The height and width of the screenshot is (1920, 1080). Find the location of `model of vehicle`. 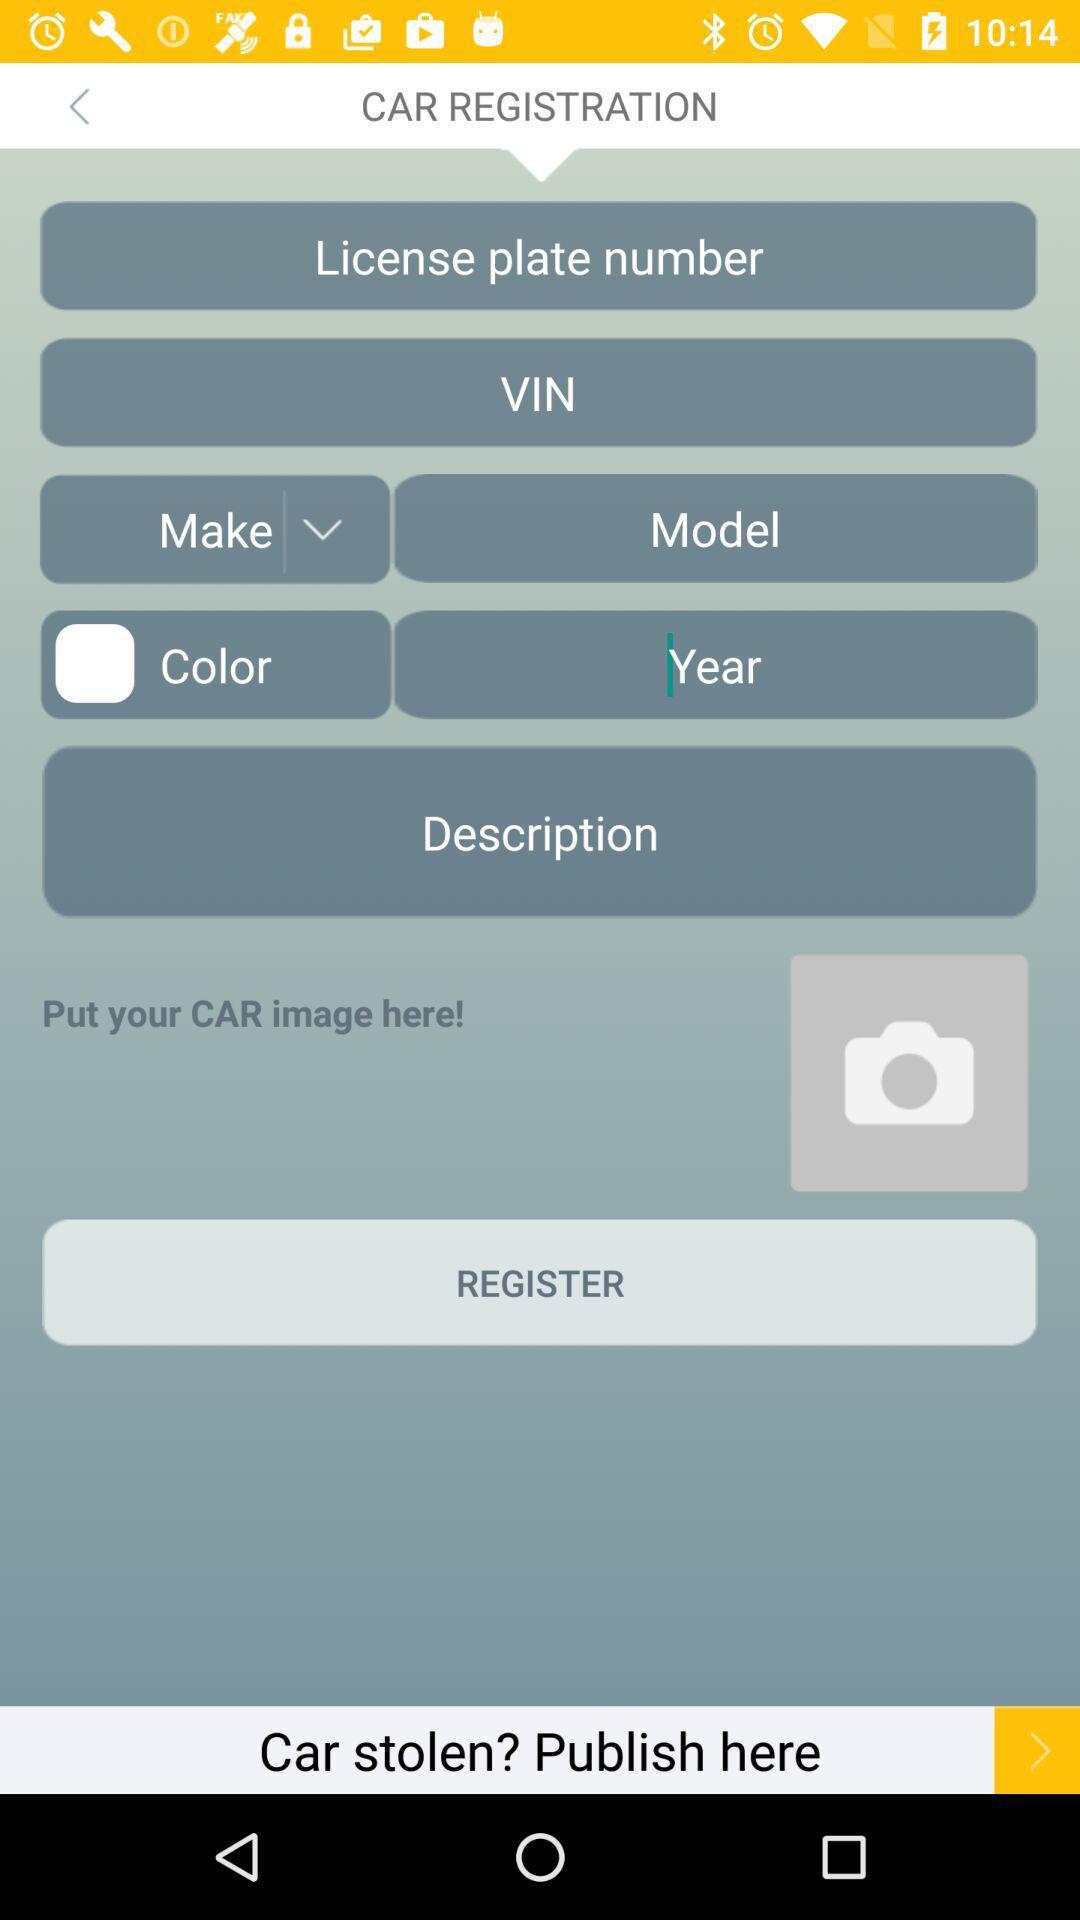

model of vehicle is located at coordinates (713, 528).